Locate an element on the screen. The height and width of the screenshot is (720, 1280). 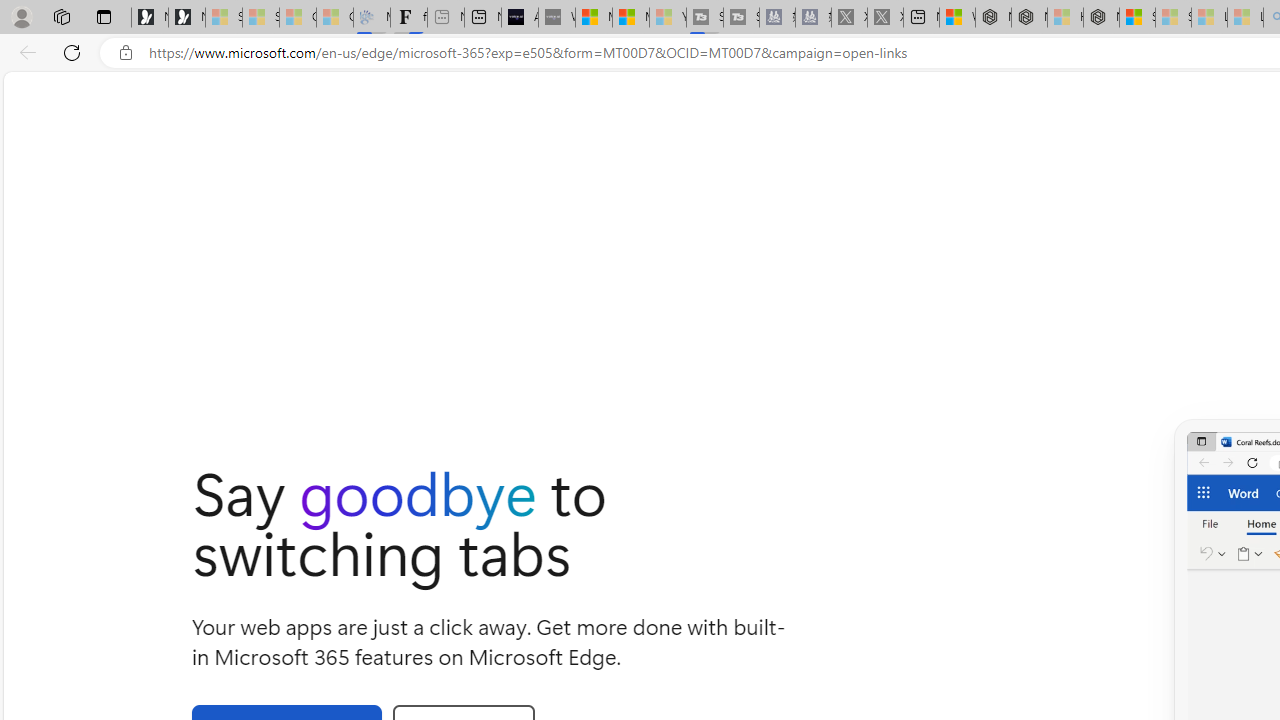
'X - Sleeping' is located at coordinates (884, 17).